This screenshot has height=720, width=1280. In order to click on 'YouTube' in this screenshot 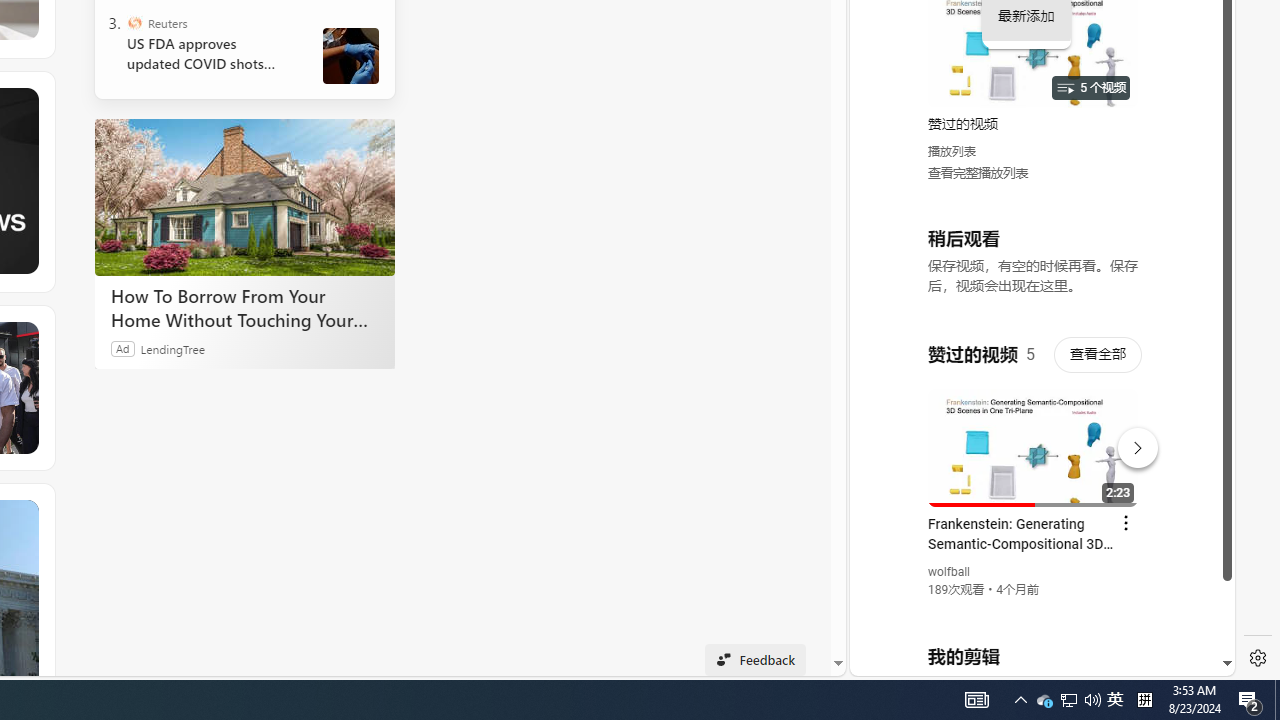, I will do `click(1034, 431)`.